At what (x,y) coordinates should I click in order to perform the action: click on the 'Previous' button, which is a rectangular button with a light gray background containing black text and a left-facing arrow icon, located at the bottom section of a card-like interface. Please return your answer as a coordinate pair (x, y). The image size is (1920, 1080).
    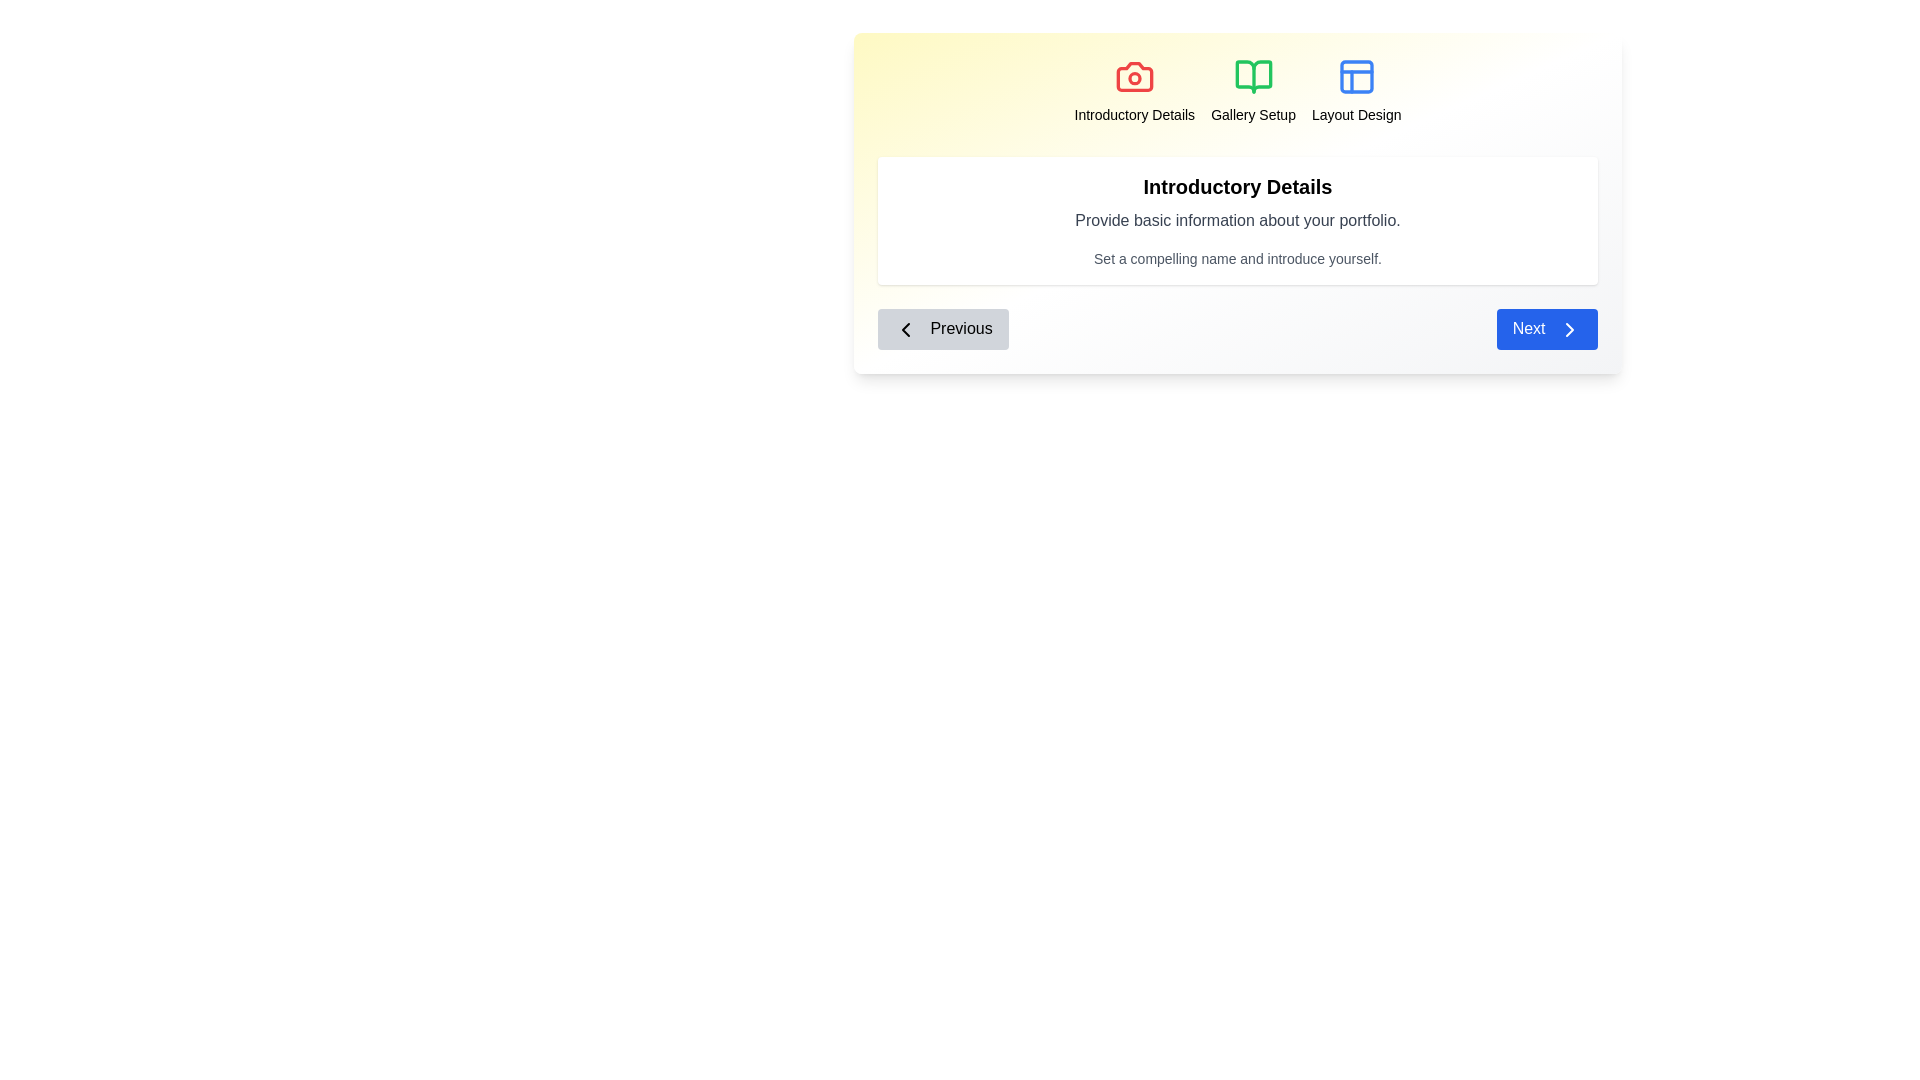
    Looking at the image, I should click on (942, 328).